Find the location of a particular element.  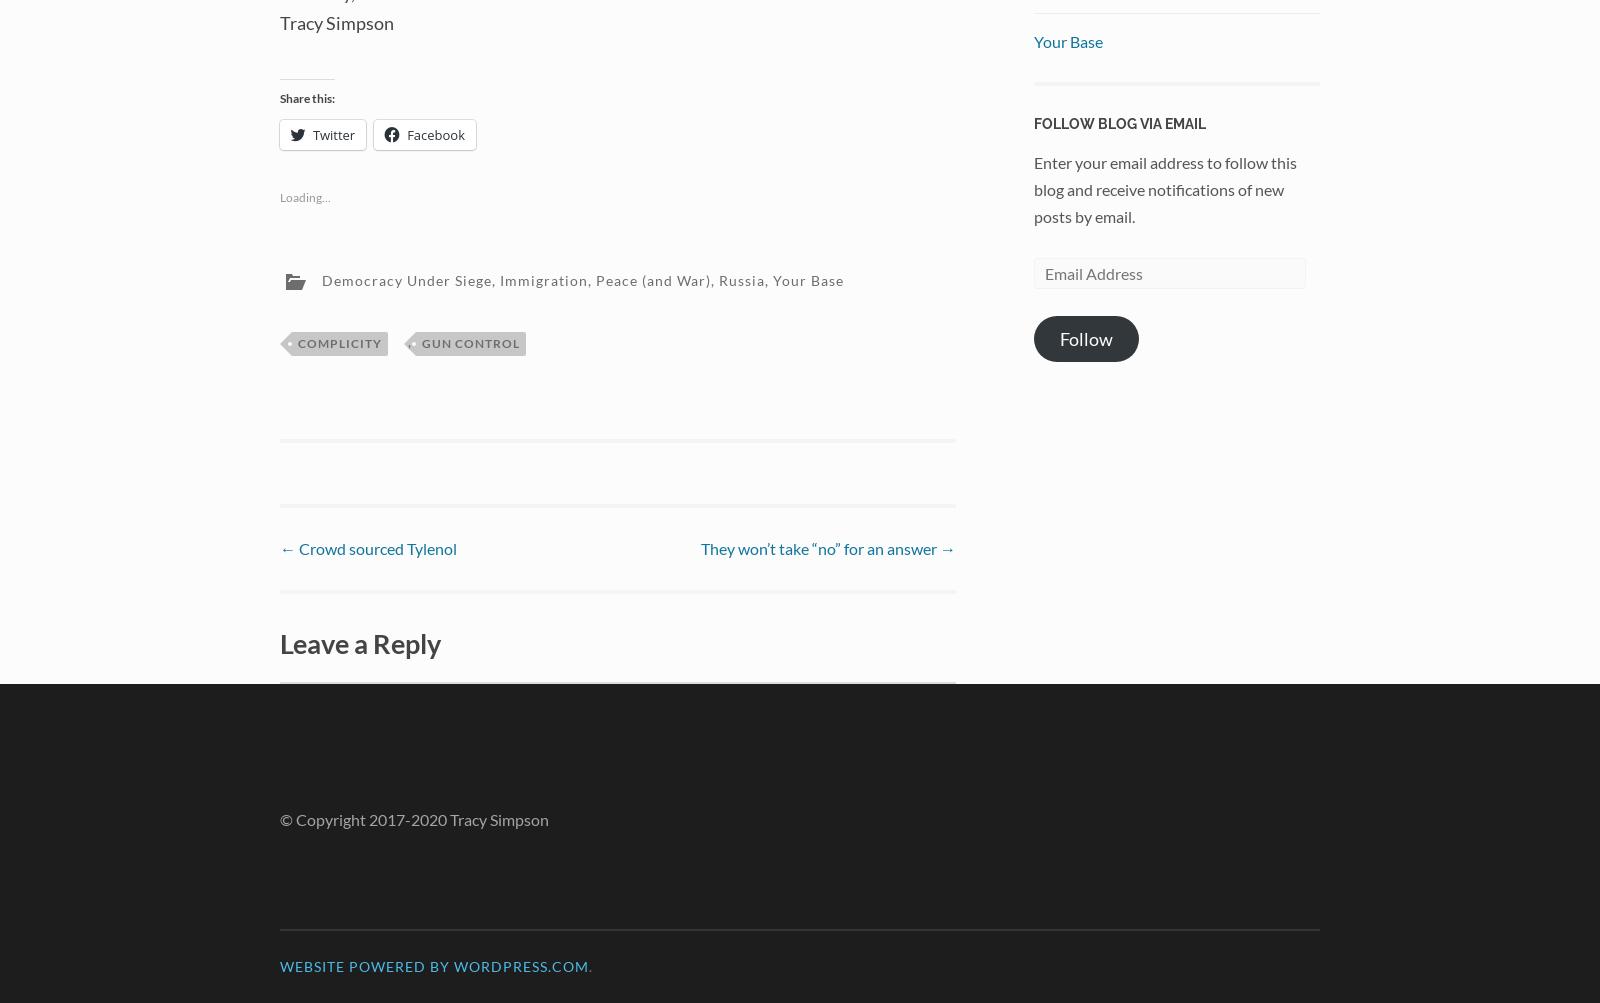

'Enter your email address to follow this blog and receive notifications of new posts by email.' is located at coordinates (1165, 187).